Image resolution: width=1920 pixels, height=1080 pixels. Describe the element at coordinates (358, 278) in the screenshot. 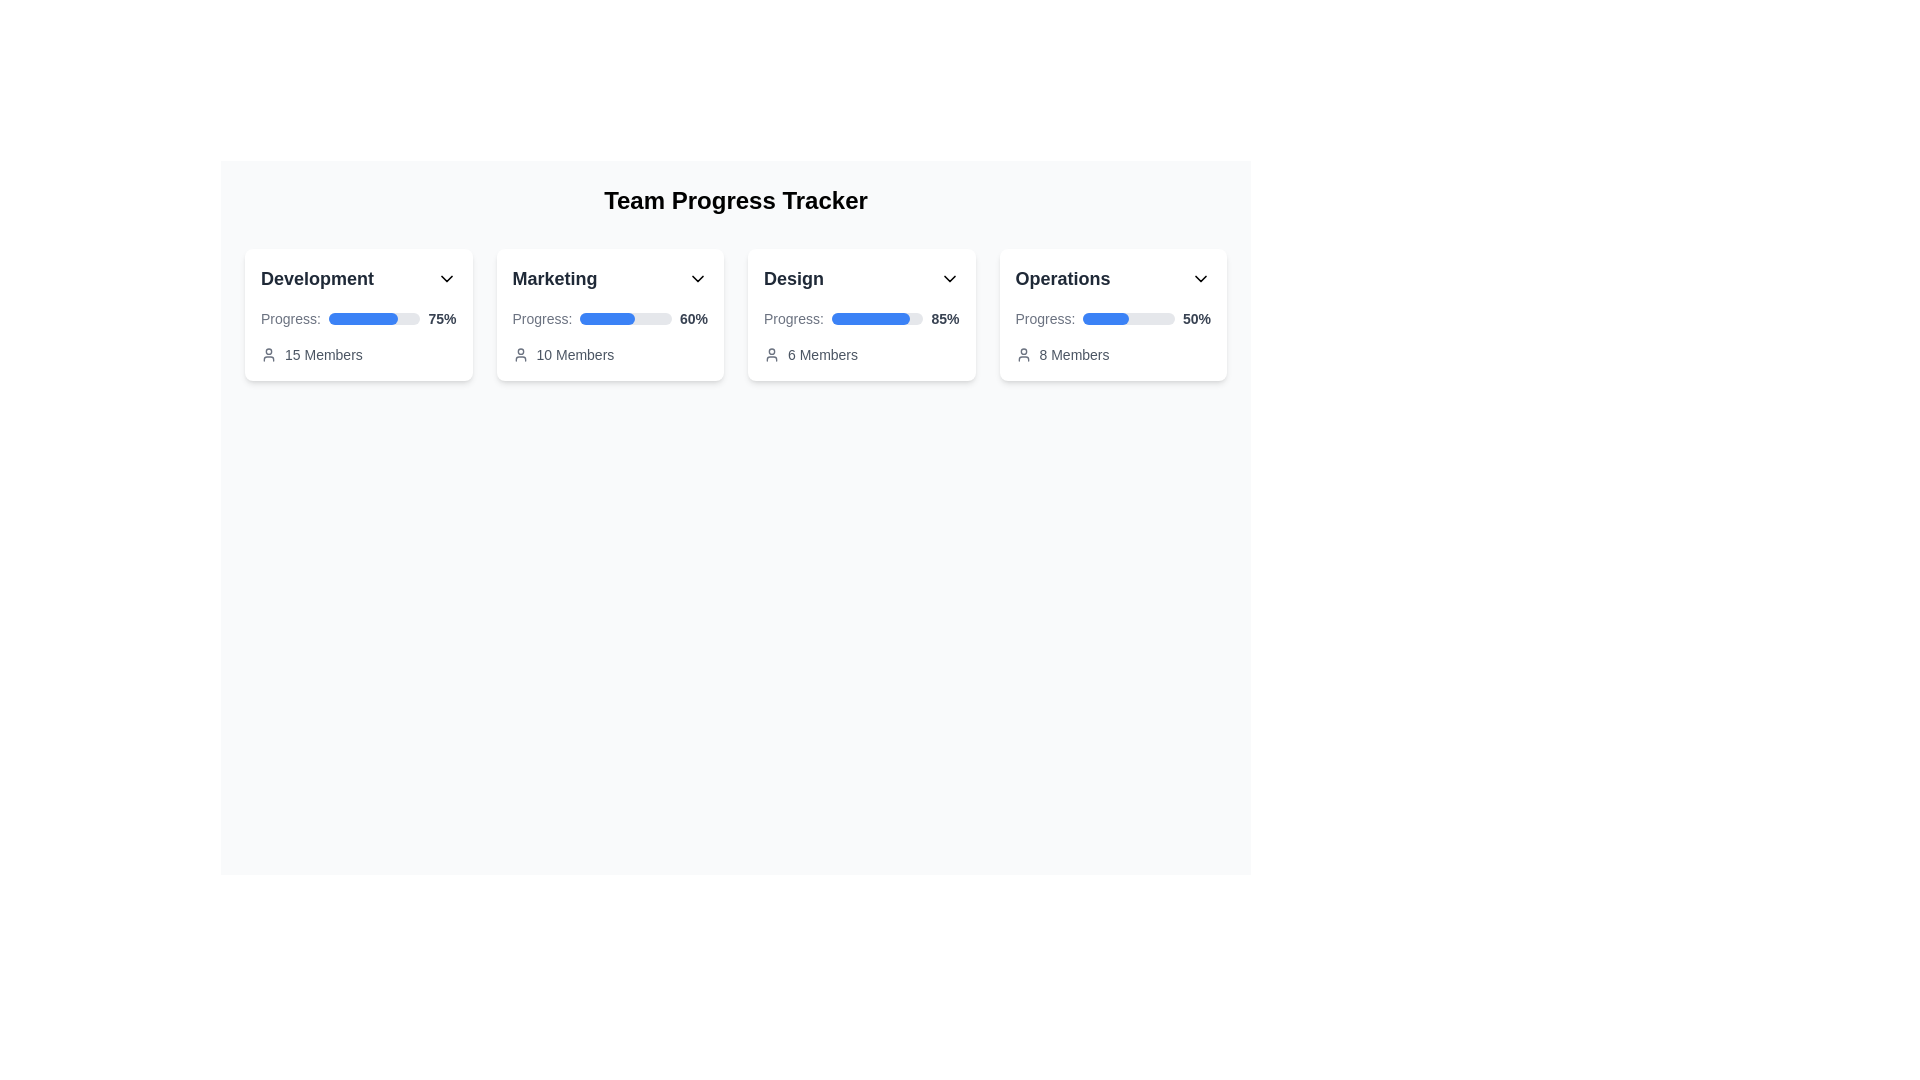

I see `the Text Label indicating the category or group of content in the card titled 'Development', which is located at the top-left corner of the card layout` at that location.